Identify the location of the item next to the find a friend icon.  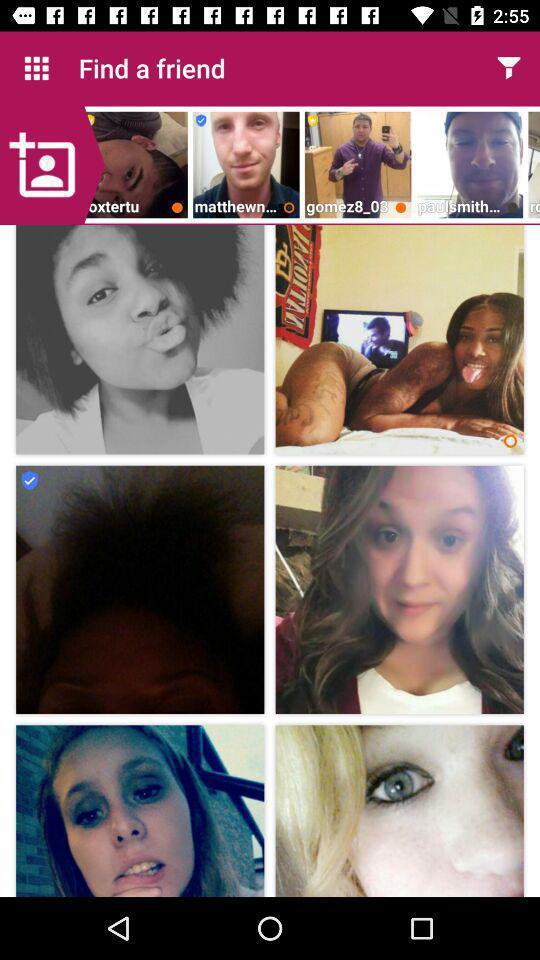
(36, 68).